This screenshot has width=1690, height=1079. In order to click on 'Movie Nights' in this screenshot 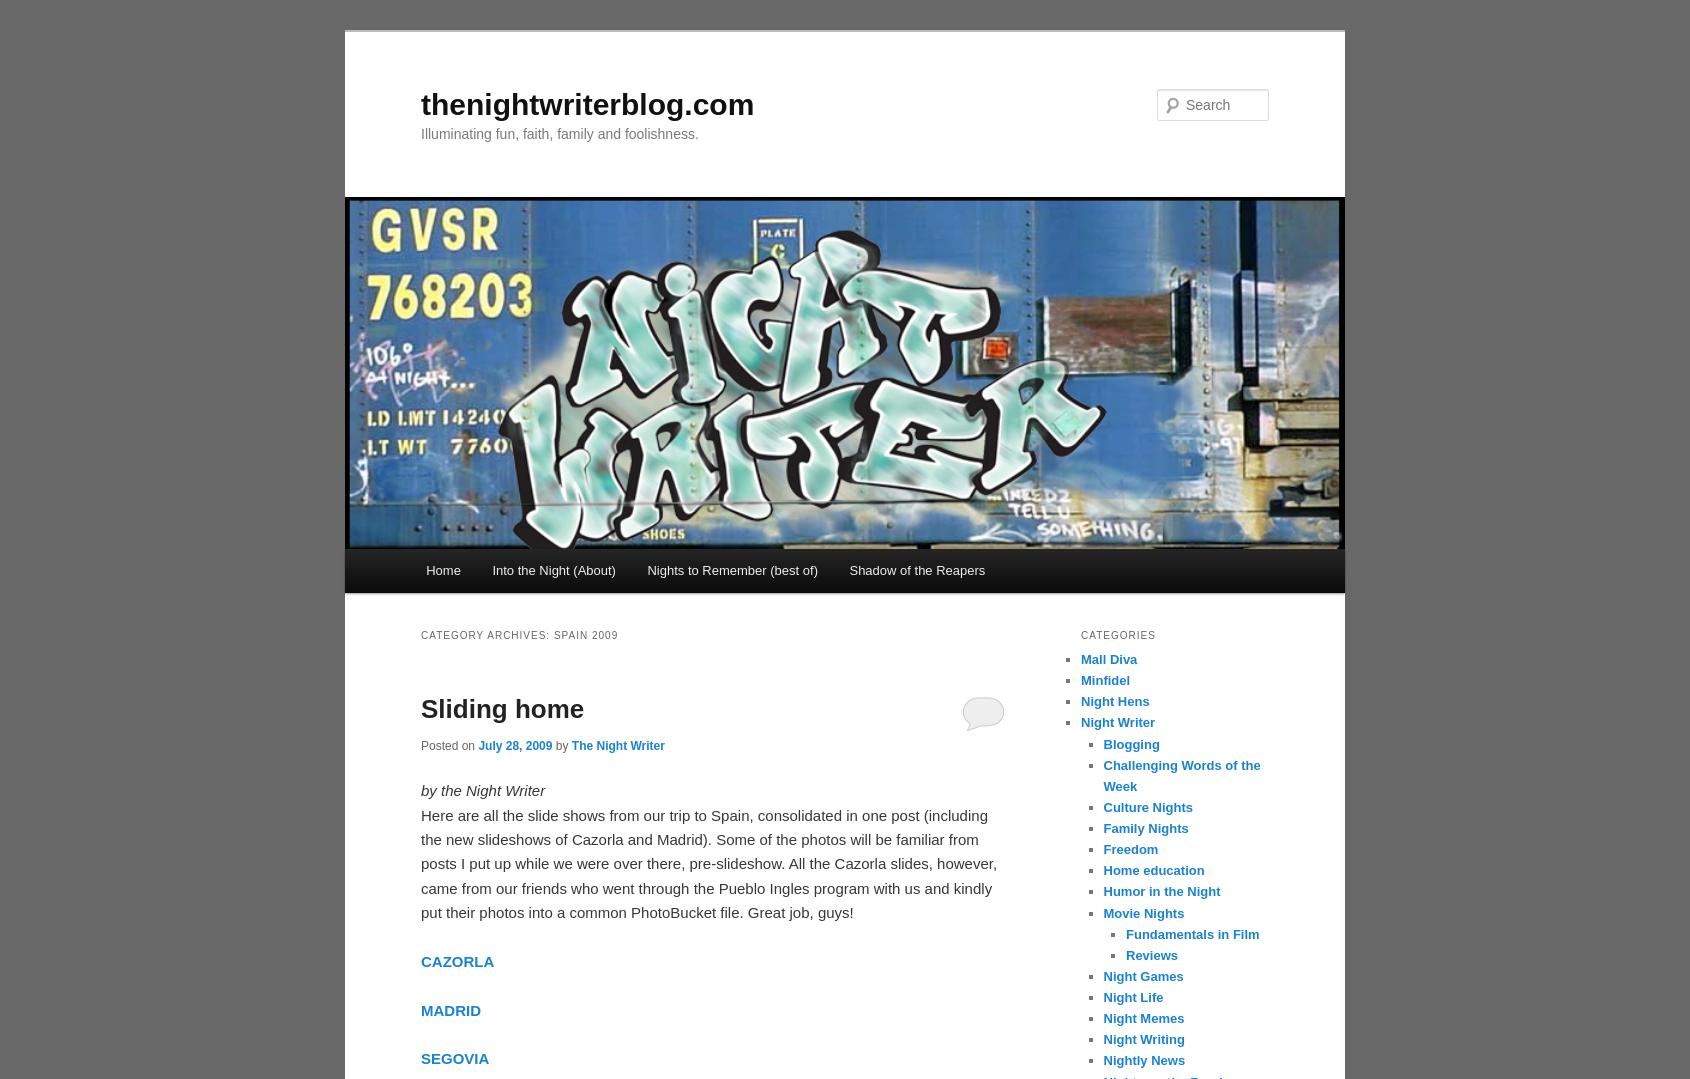, I will do `click(1143, 911)`.